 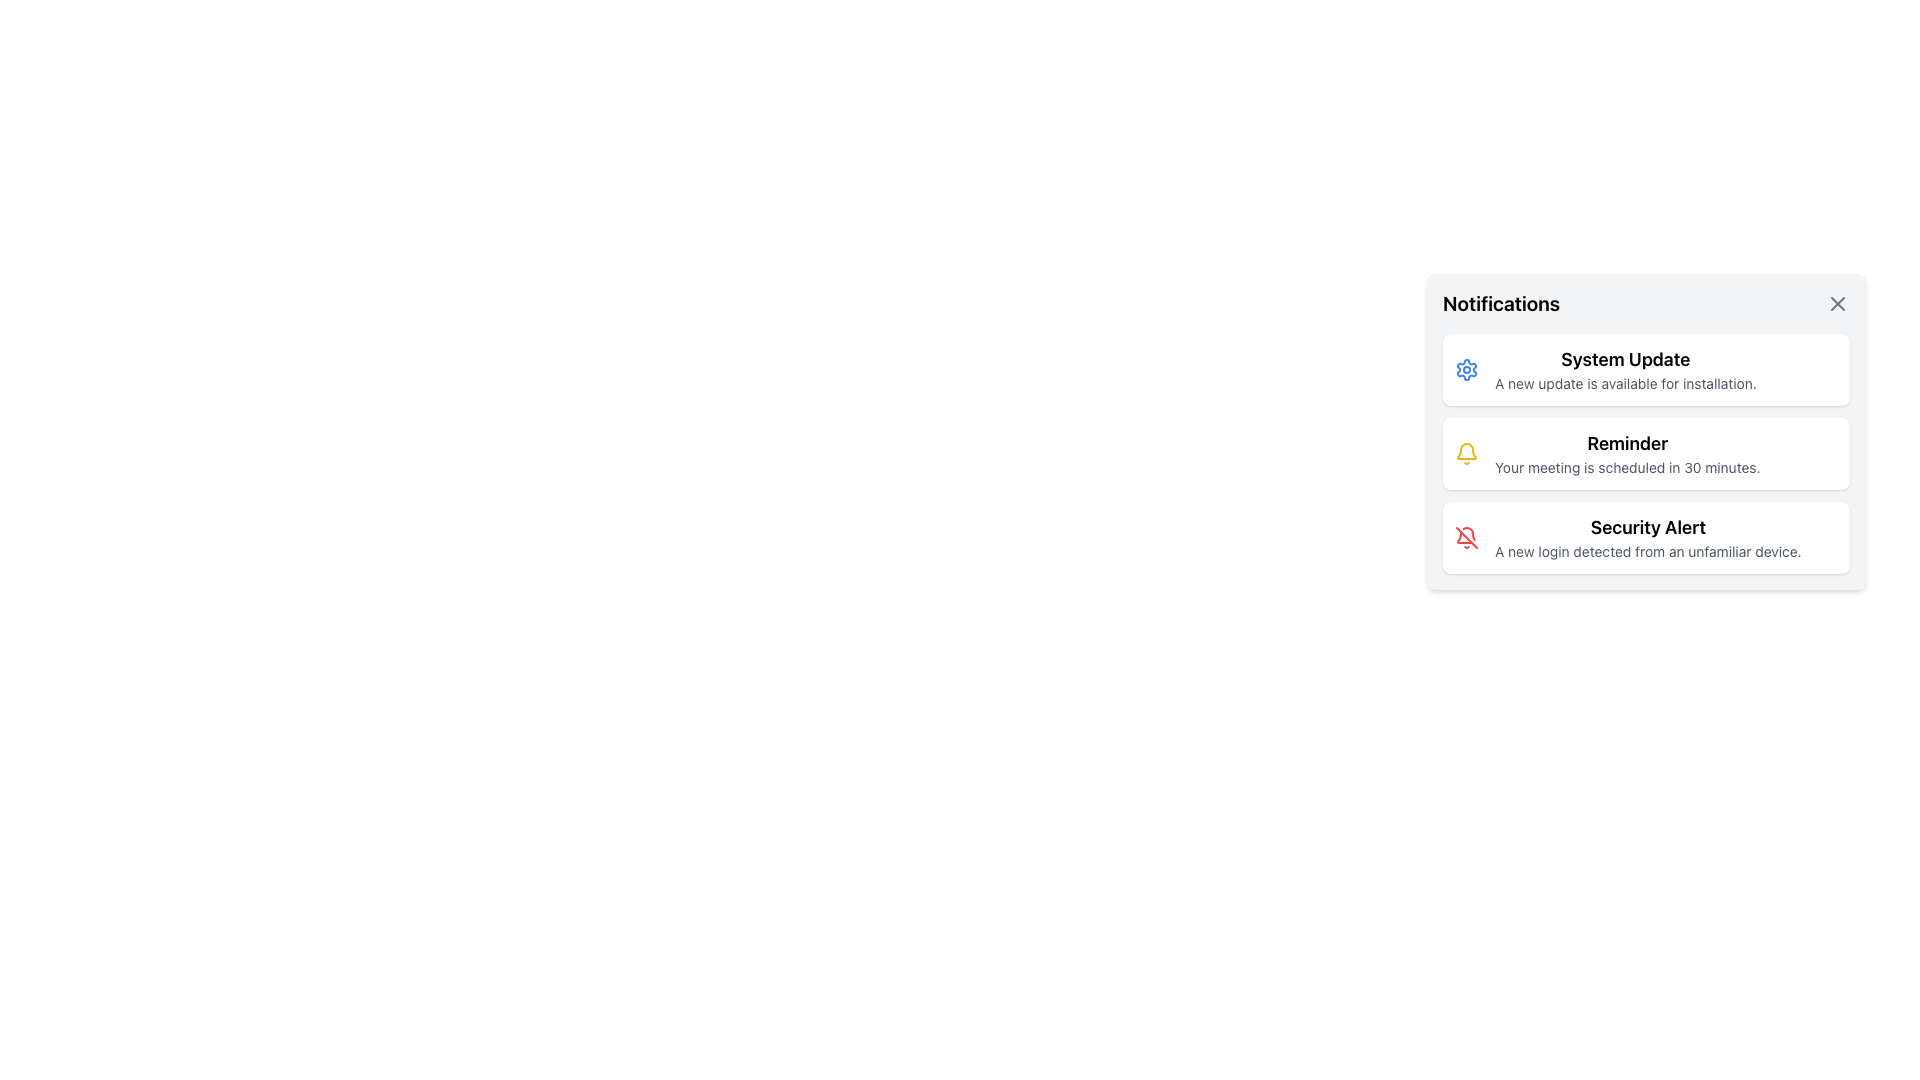 I want to click on the content of the Notification Item indicating a new system update available for installation, which is the first item in the notification list, so click(x=1646, y=370).